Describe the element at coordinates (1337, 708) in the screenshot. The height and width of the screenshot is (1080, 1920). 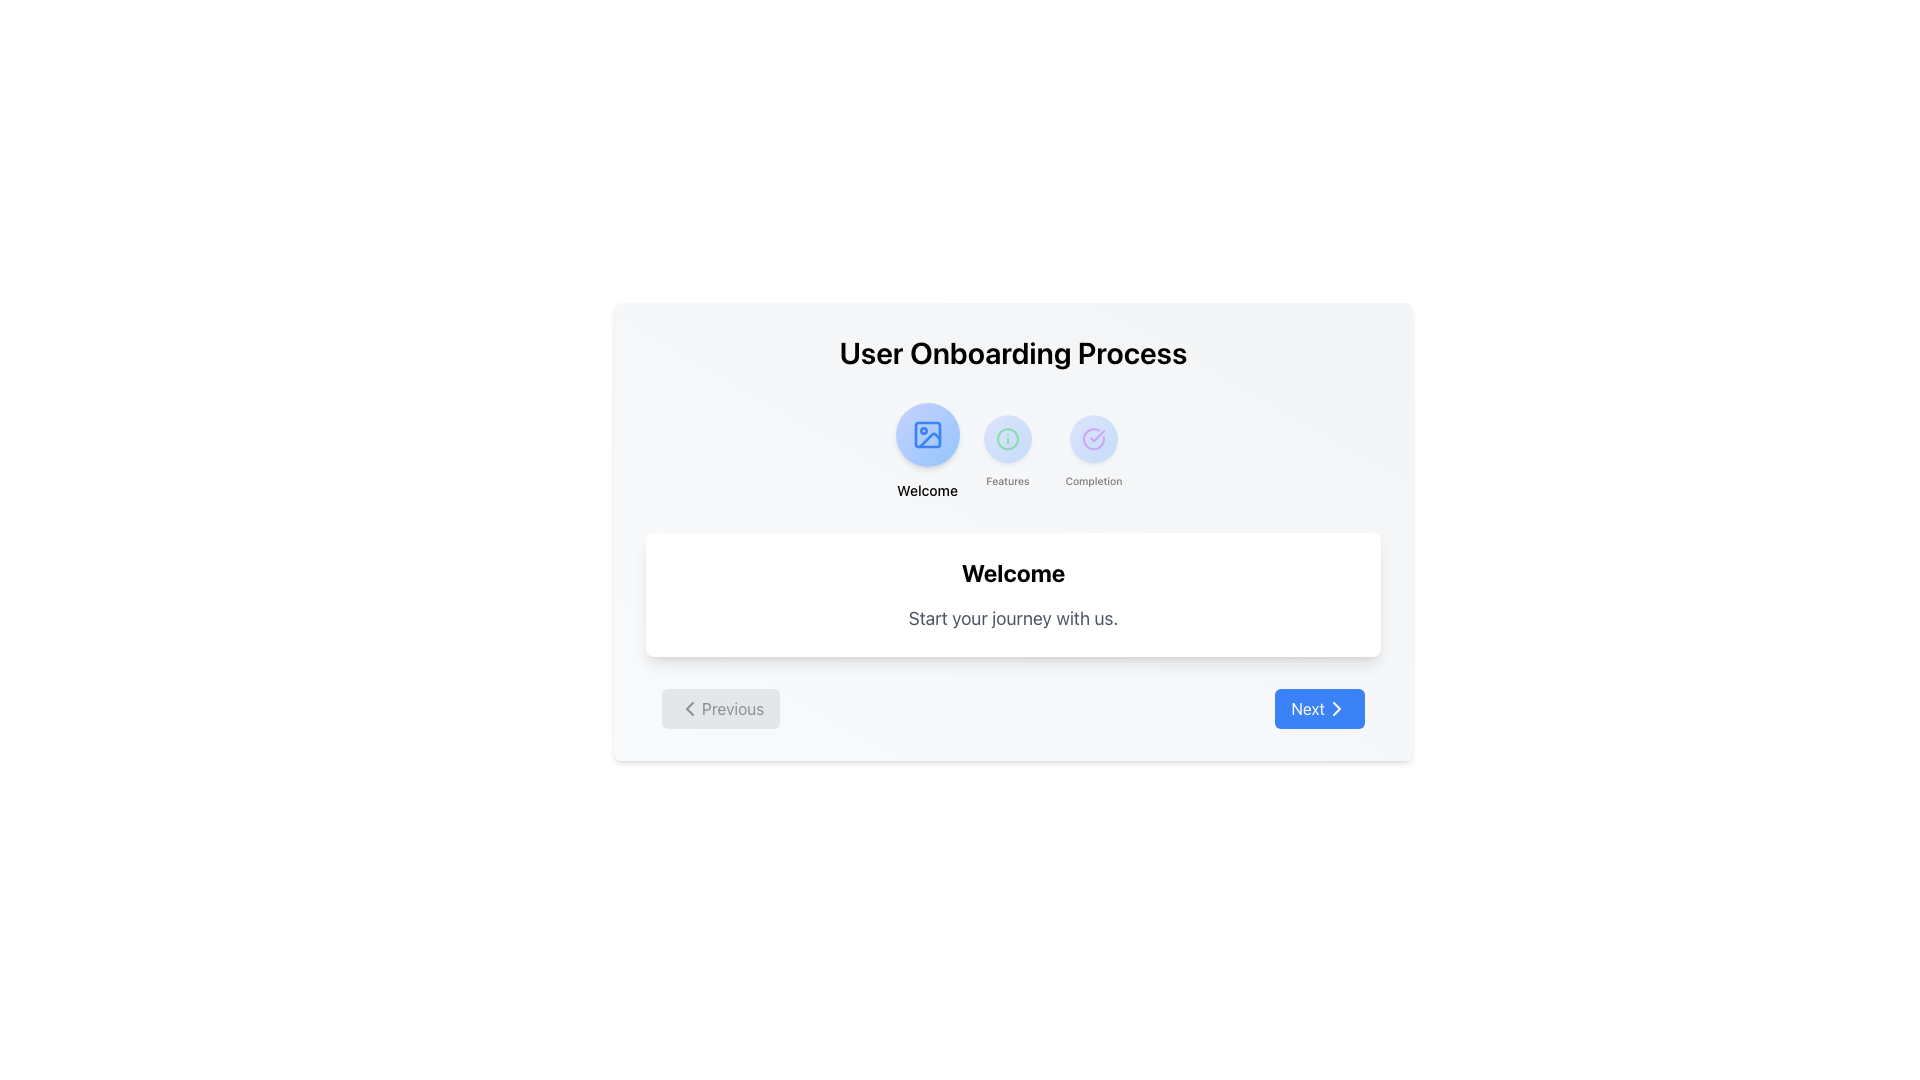
I see `the right-oriented arrow within the 'Next' button` at that location.